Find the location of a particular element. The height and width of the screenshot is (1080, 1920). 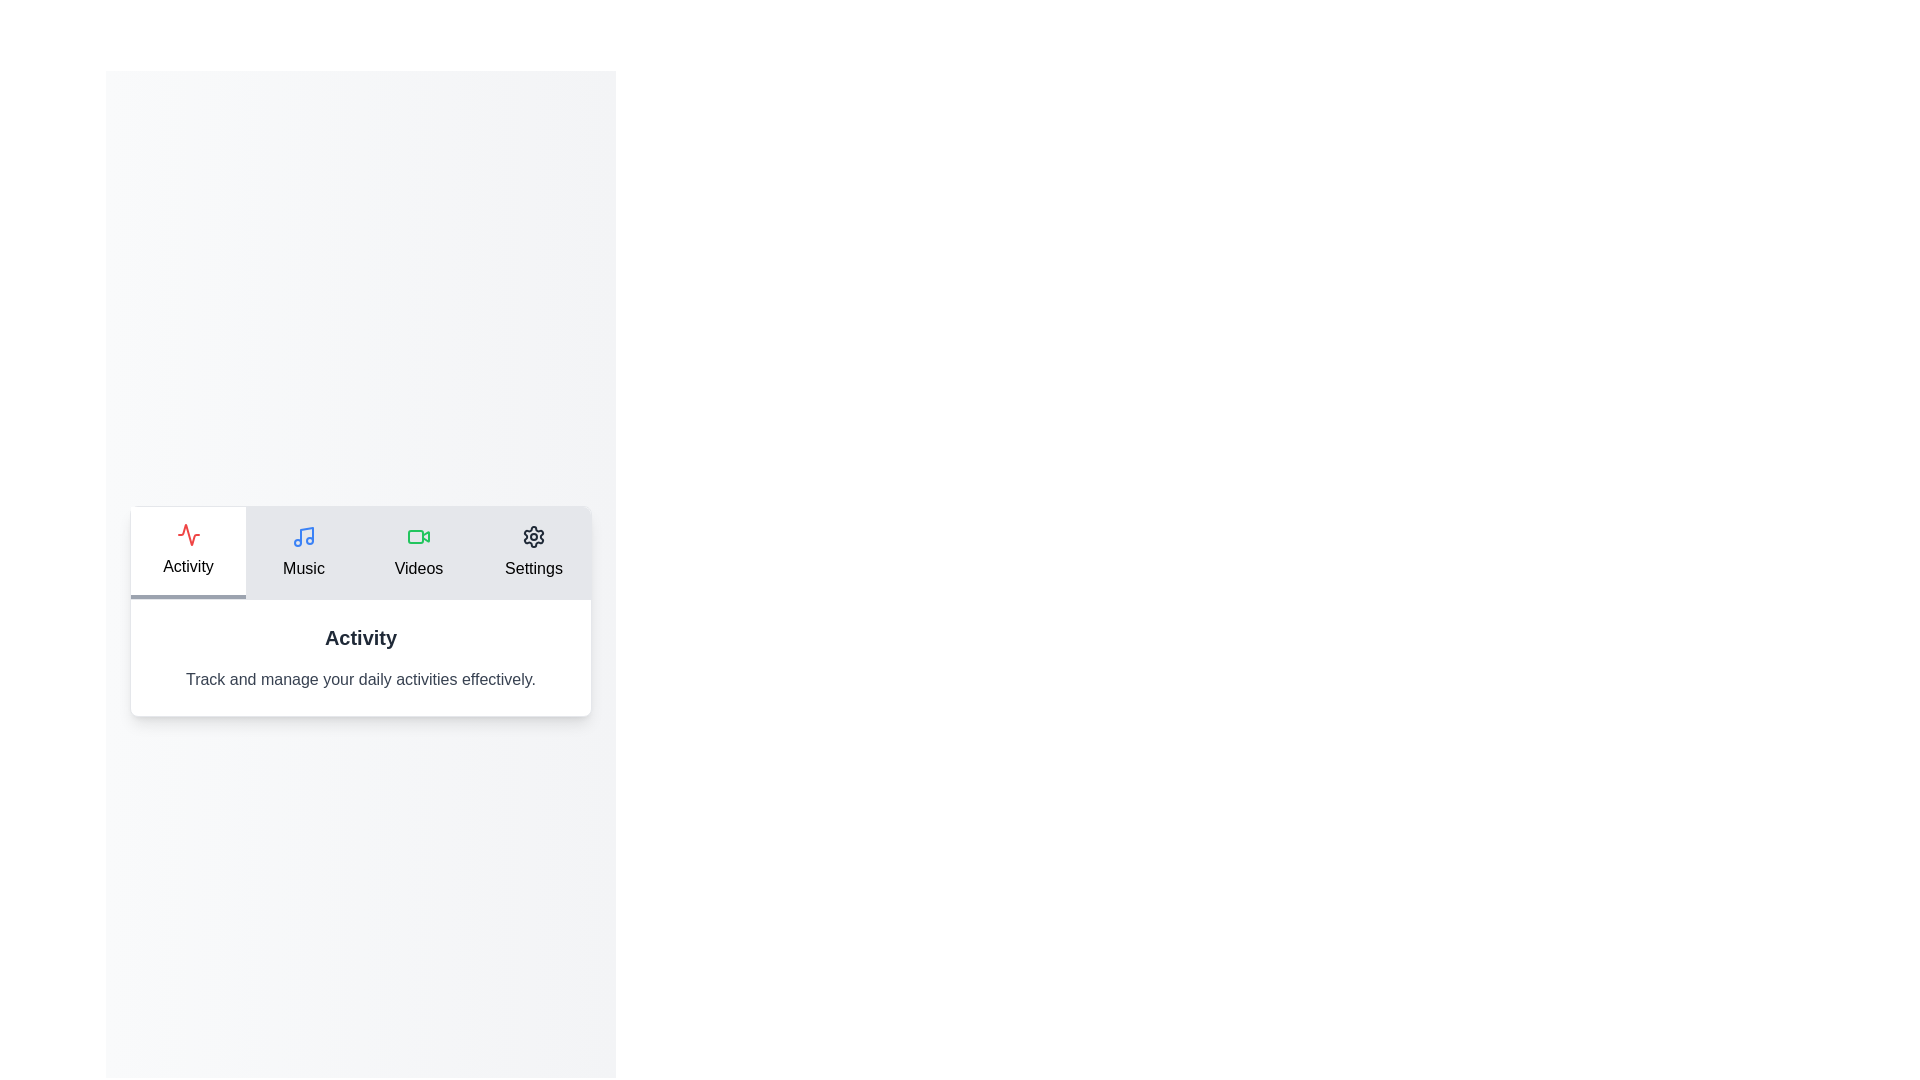

the Settings tab to view its content is located at coordinates (533, 552).